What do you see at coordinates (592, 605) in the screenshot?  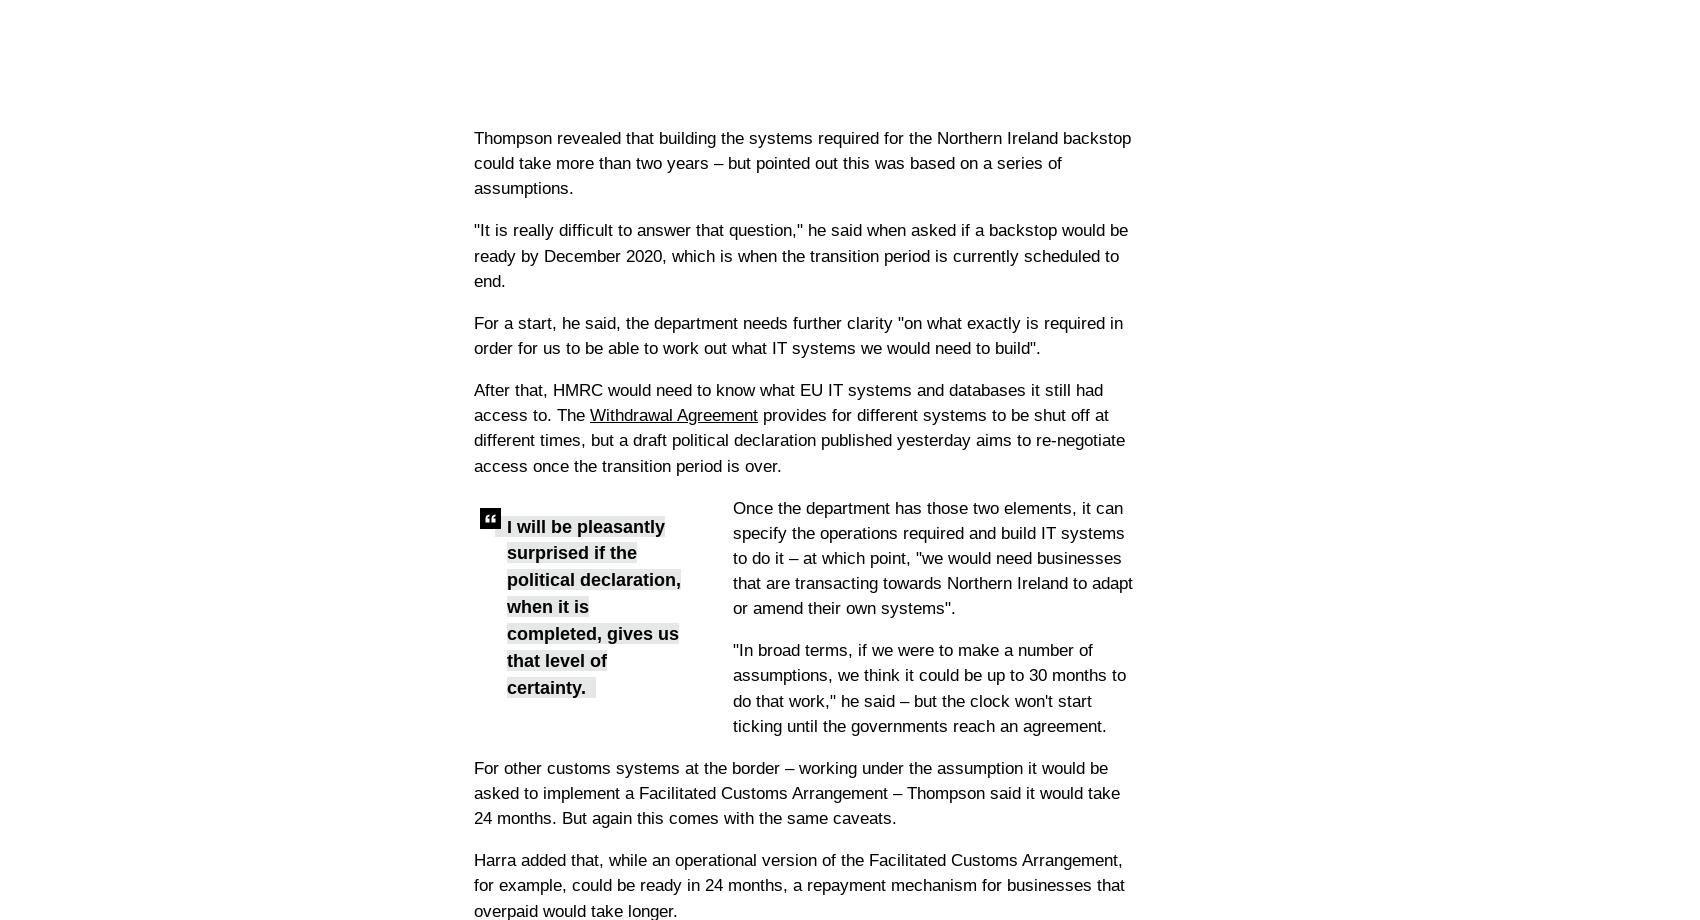 I see `'I will be pleasantly surprised if the political declaration, when it is completed, gives us that level of certainty.'` at bounding box center [592, 605].